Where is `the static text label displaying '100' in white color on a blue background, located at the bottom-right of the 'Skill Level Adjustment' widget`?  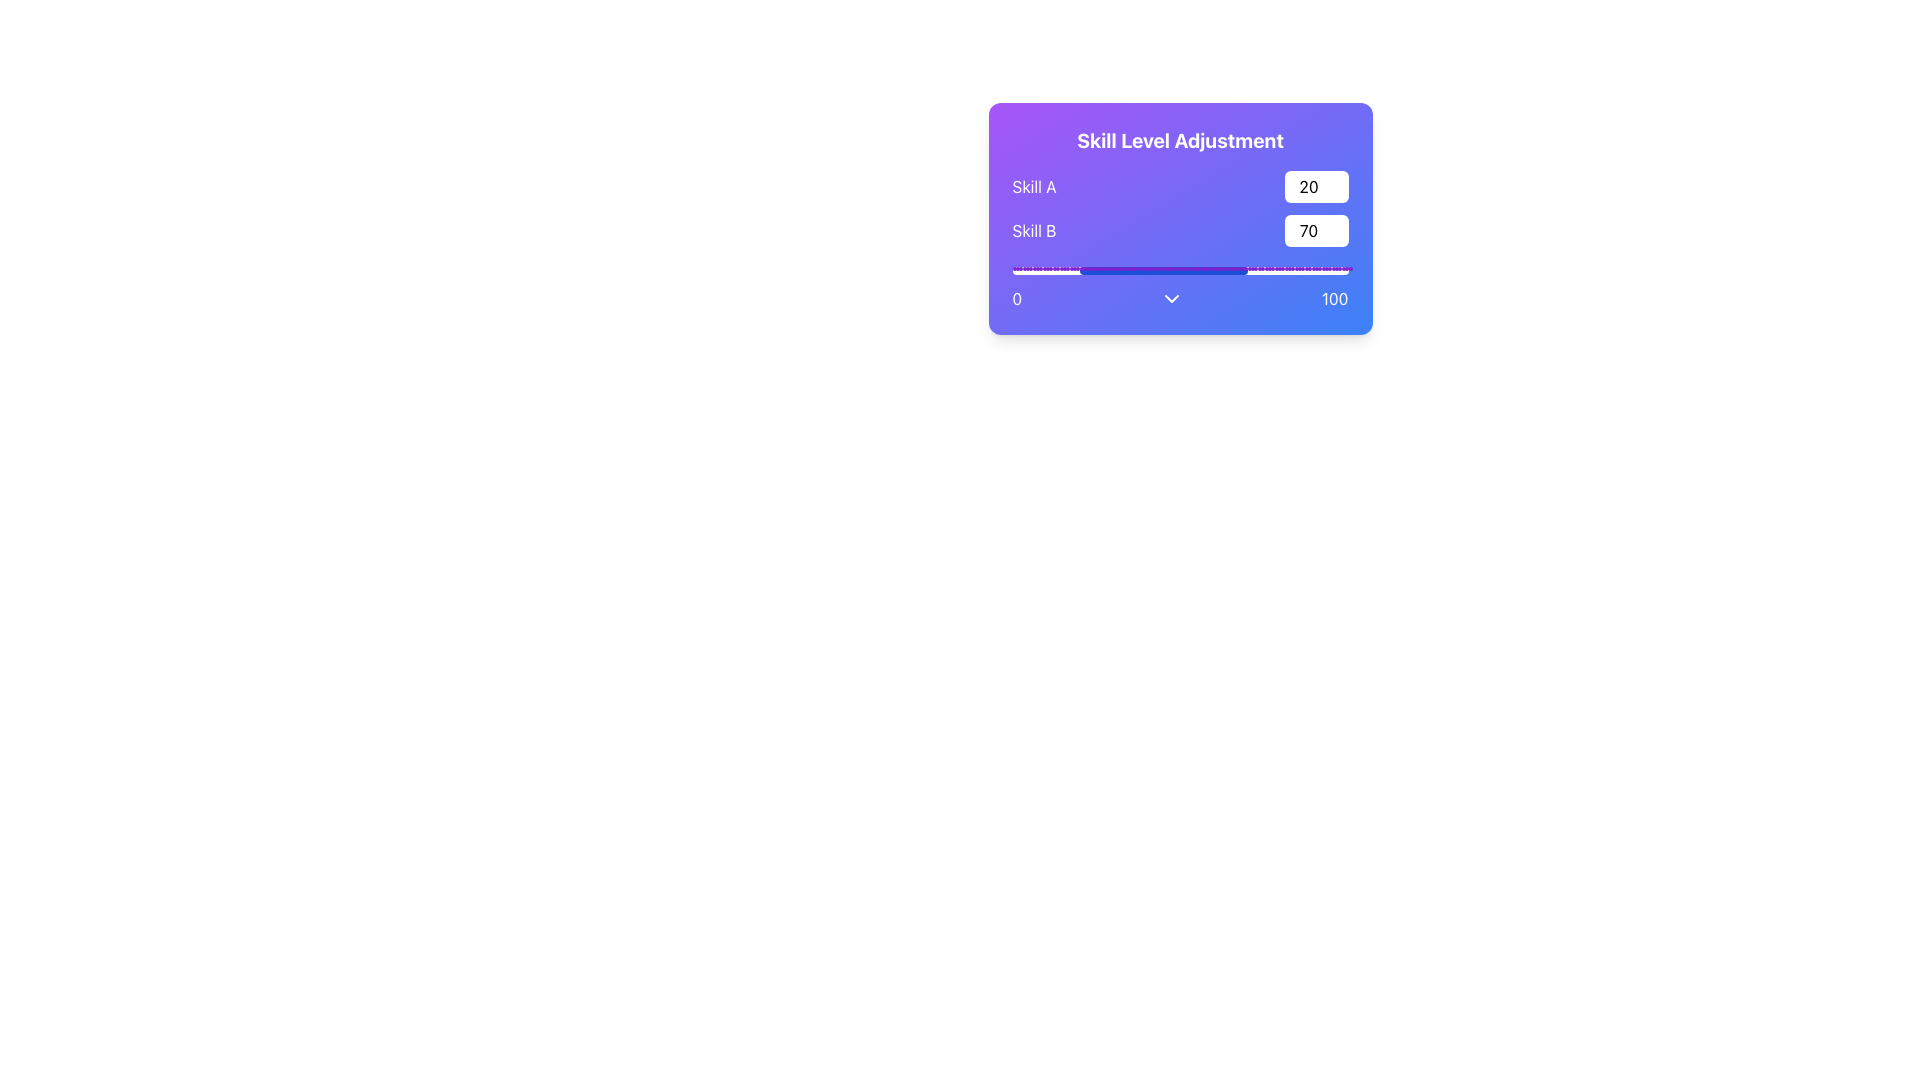
the static text label displaying '100' in white color on a blue background, located at the bottom-right of the 'Skill Level Adjustment' widget is located at coordinates (1335, 299).